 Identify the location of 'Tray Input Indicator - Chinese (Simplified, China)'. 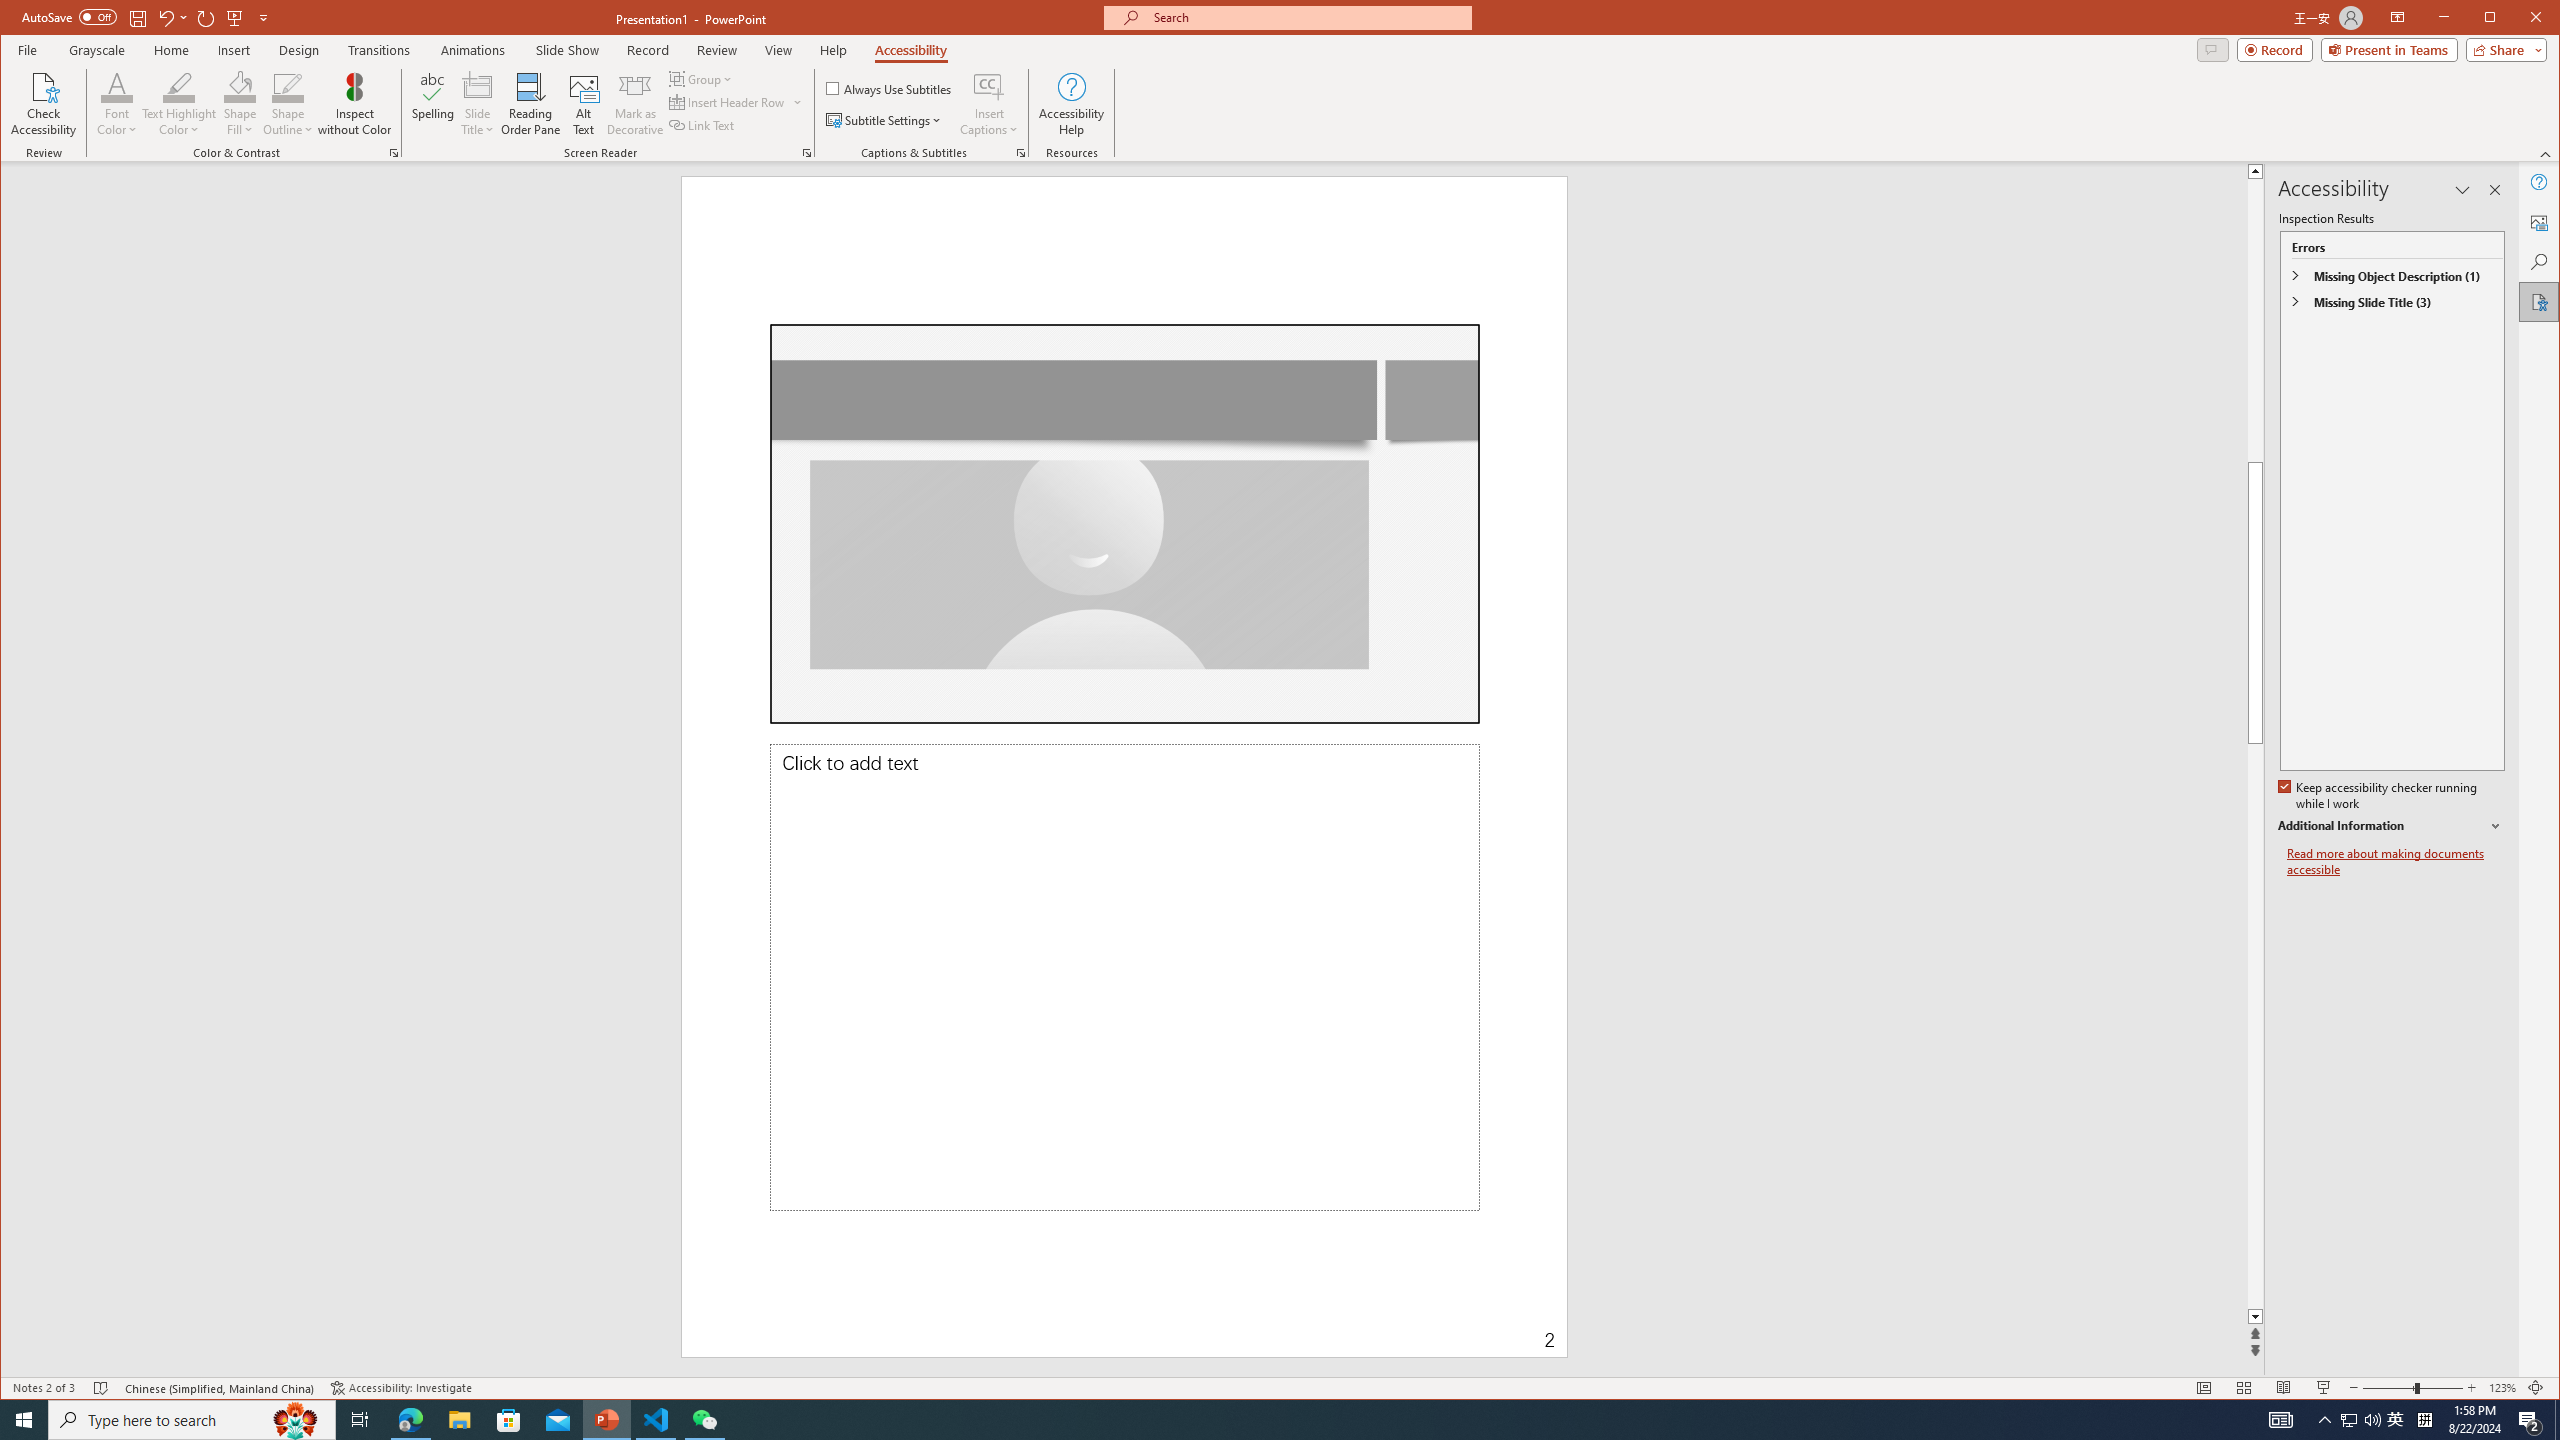
(2424, 1418).